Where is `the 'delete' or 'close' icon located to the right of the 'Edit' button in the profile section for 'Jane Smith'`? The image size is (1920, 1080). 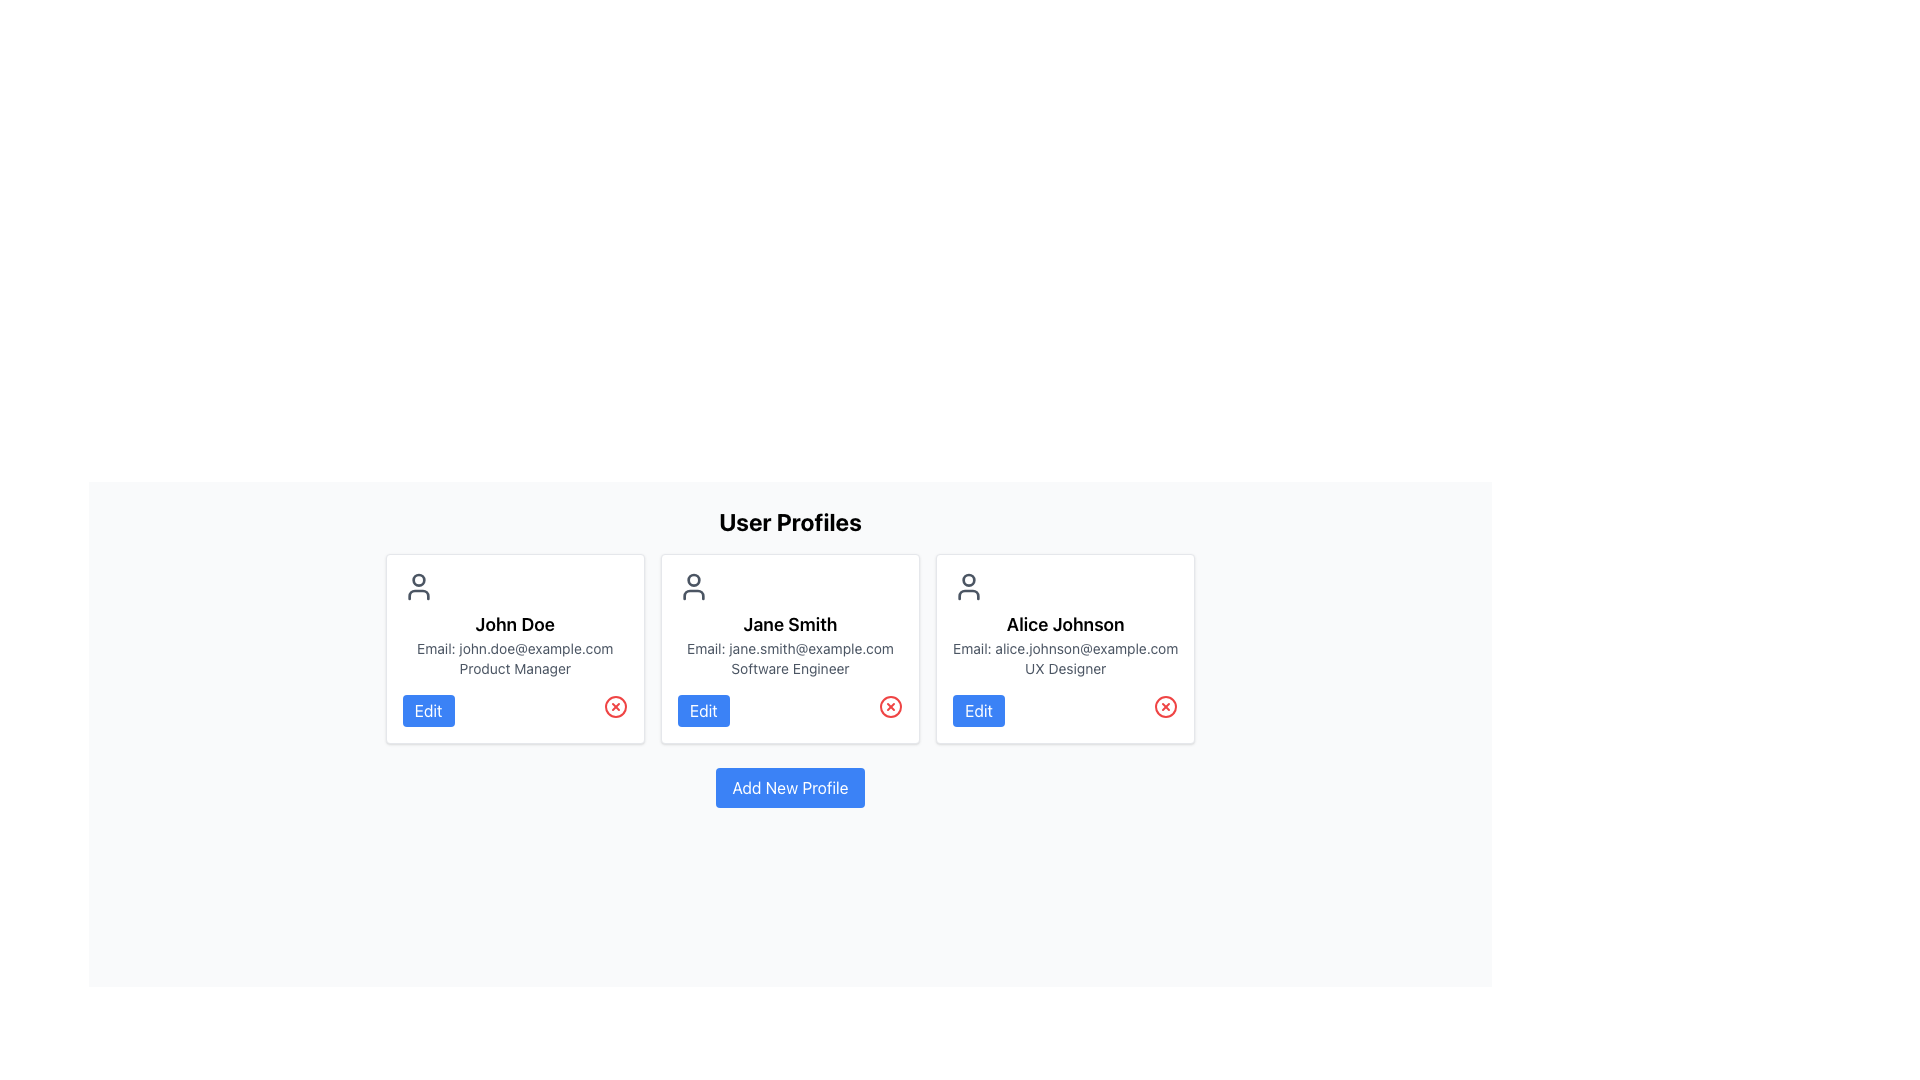 the 'delete' or 'close' icon located to the right of the 'Edit' button in the profile section for 'Jane Smith' is located at coordinates (890, 705).